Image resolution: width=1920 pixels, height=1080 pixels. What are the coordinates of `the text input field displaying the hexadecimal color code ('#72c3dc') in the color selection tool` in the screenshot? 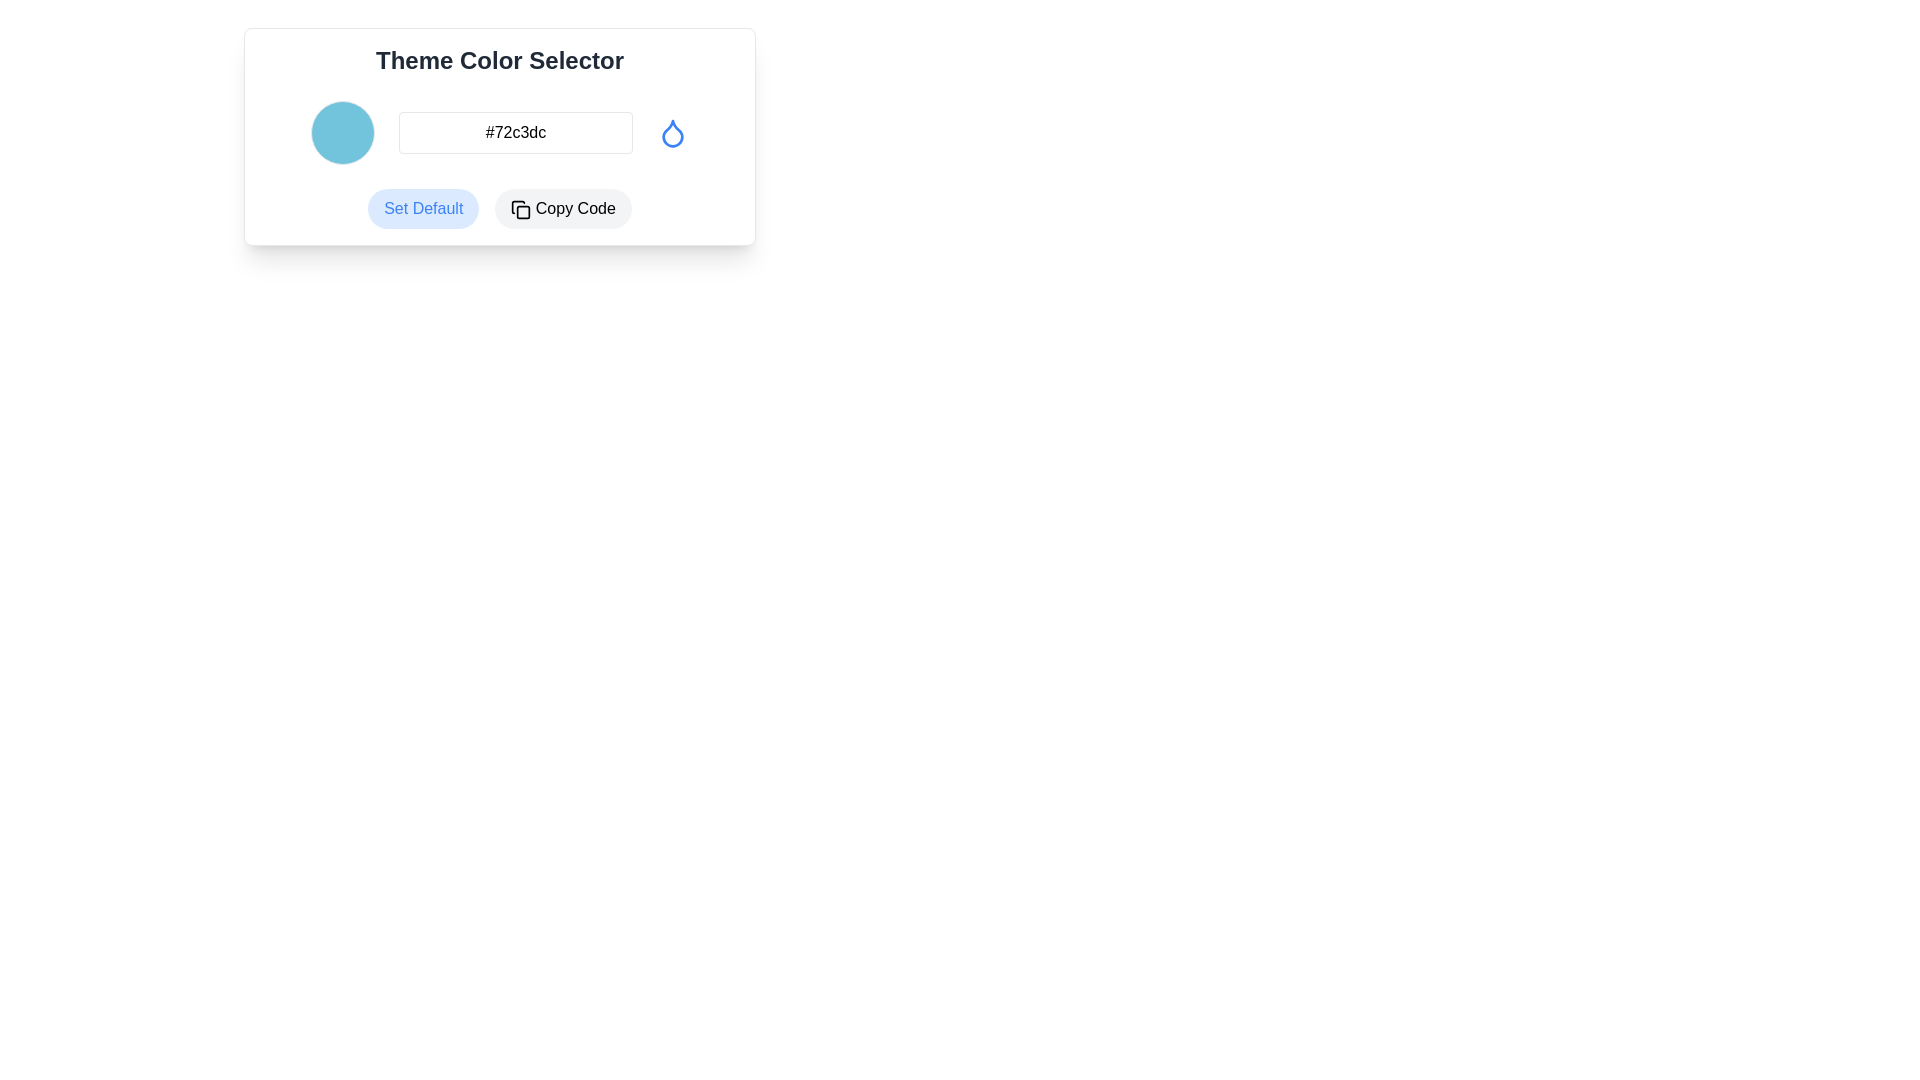 It's located at (499, 132).